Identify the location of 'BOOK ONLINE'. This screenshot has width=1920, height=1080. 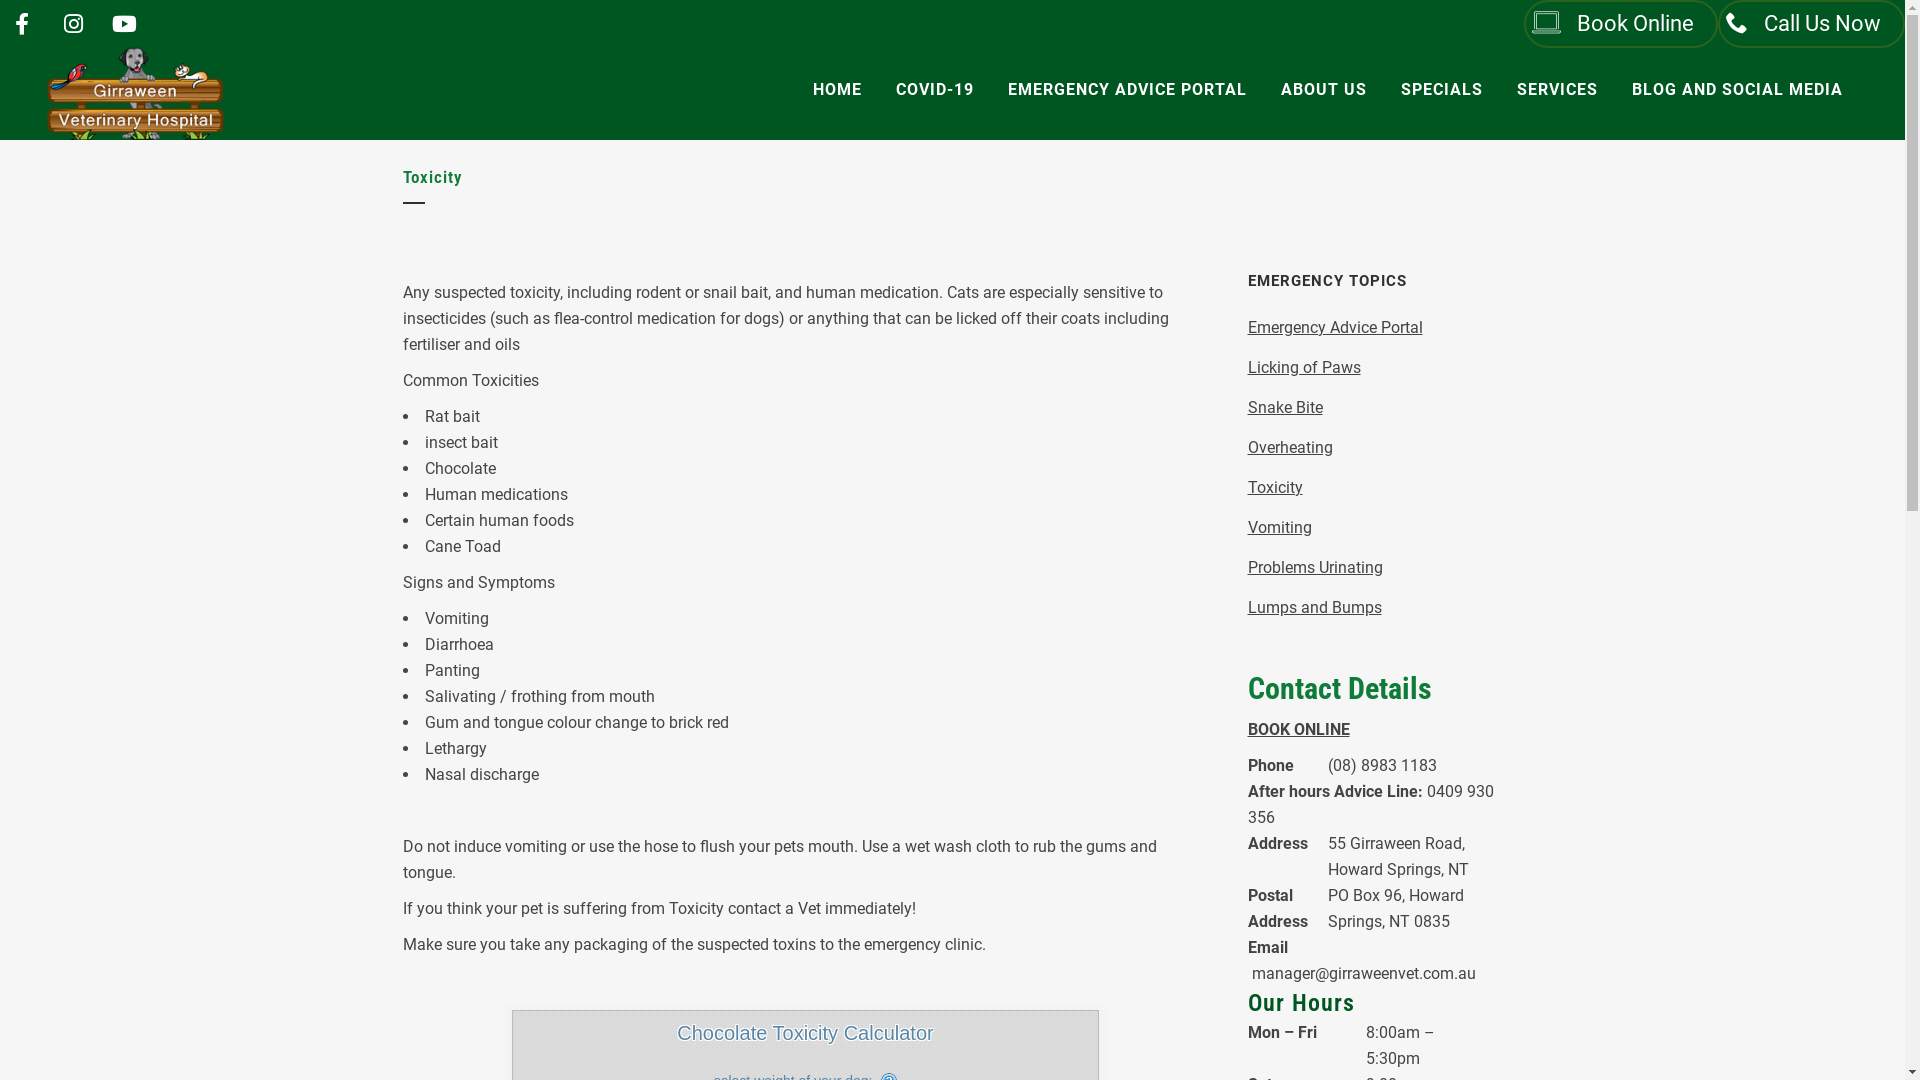
(1299, 729).